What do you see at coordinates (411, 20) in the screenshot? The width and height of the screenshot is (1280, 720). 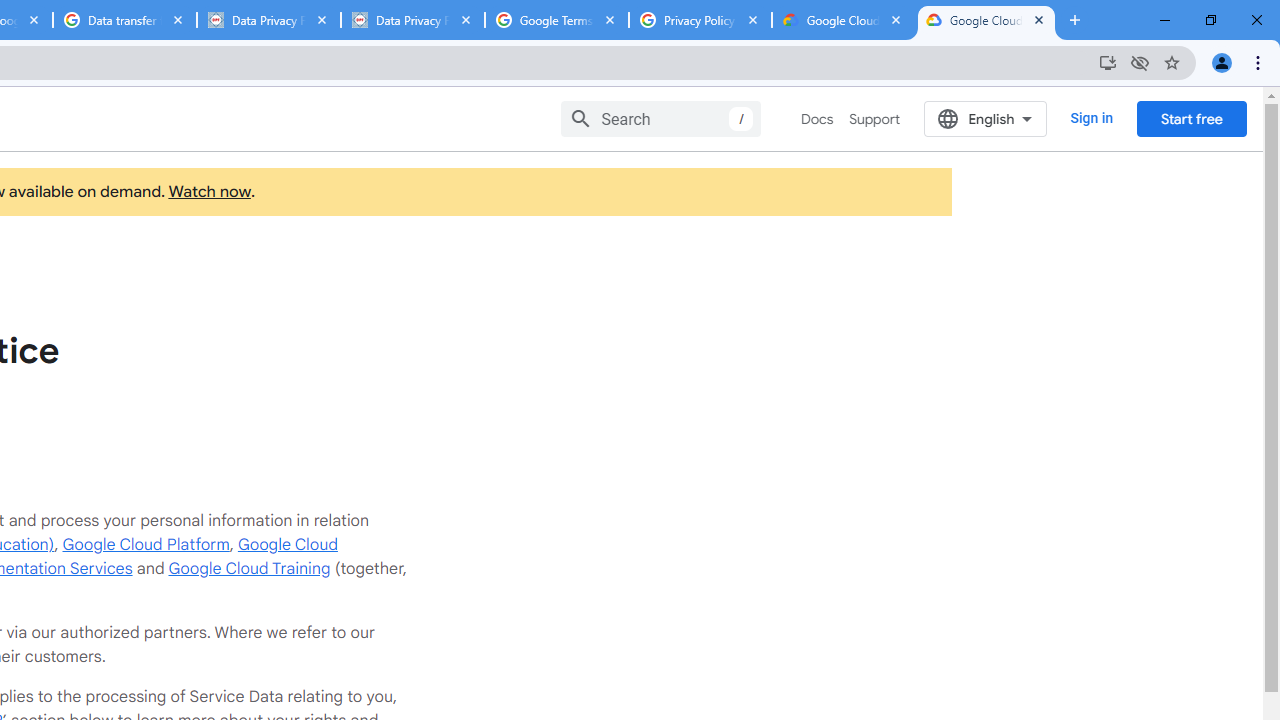 I see `'Data Privacy Framework'` at bounding box center [411, 20].